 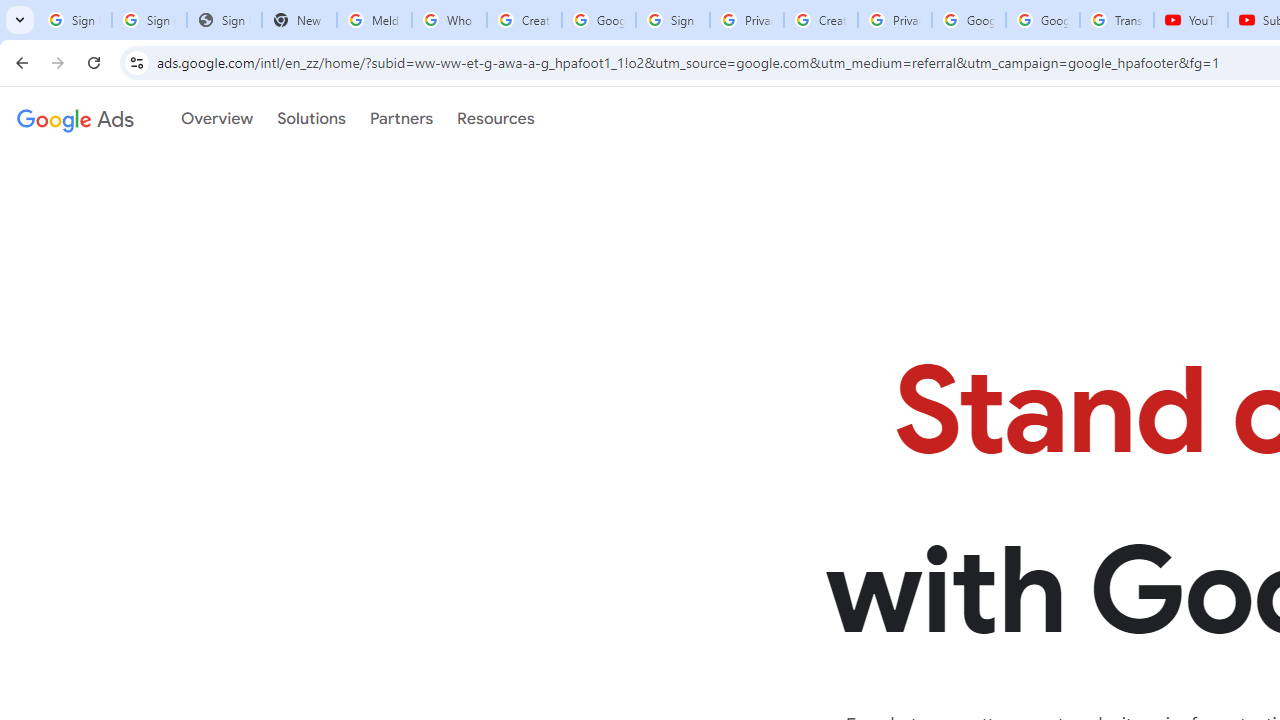 What do you see at coordinates (298, 20) in the screenshot?
I see `'New Tab'` at bounding box center [298, 20].